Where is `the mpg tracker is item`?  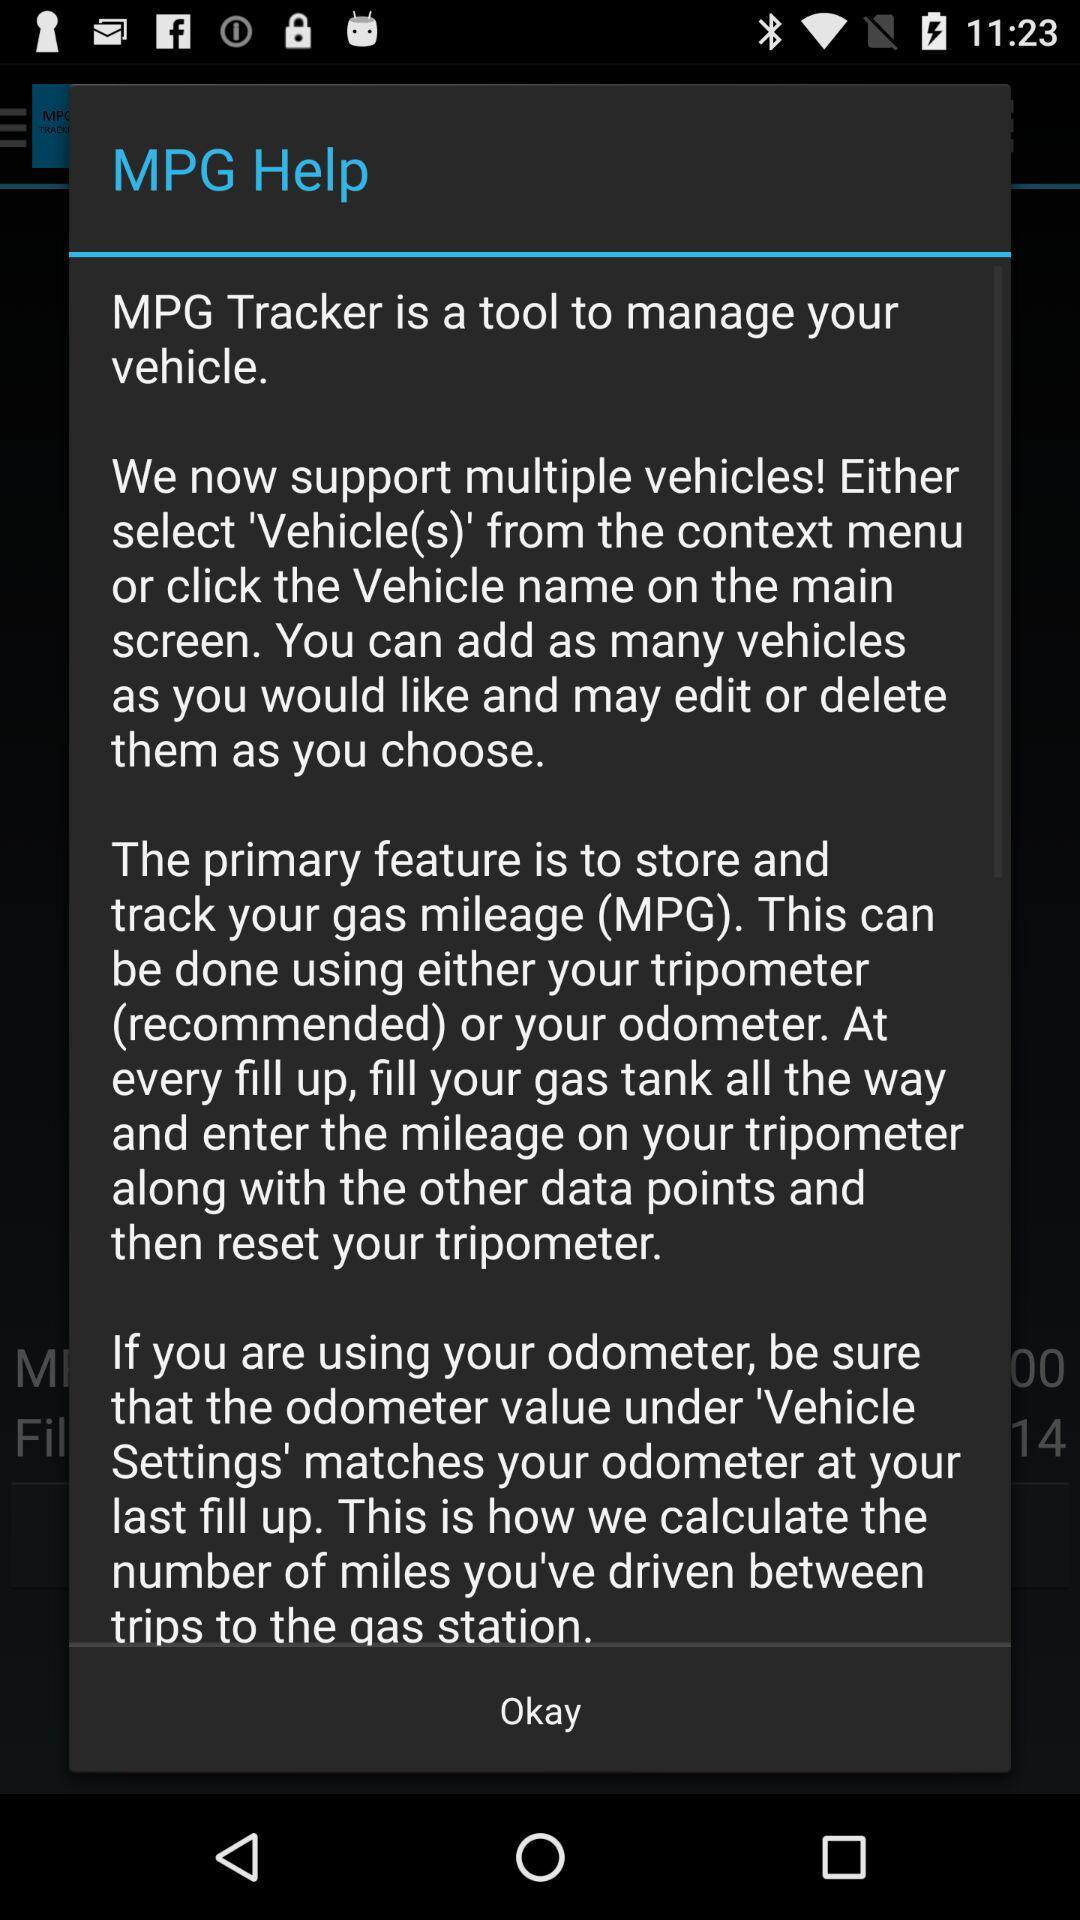
the mpg tracker is item is located at coordinates (540, 950).